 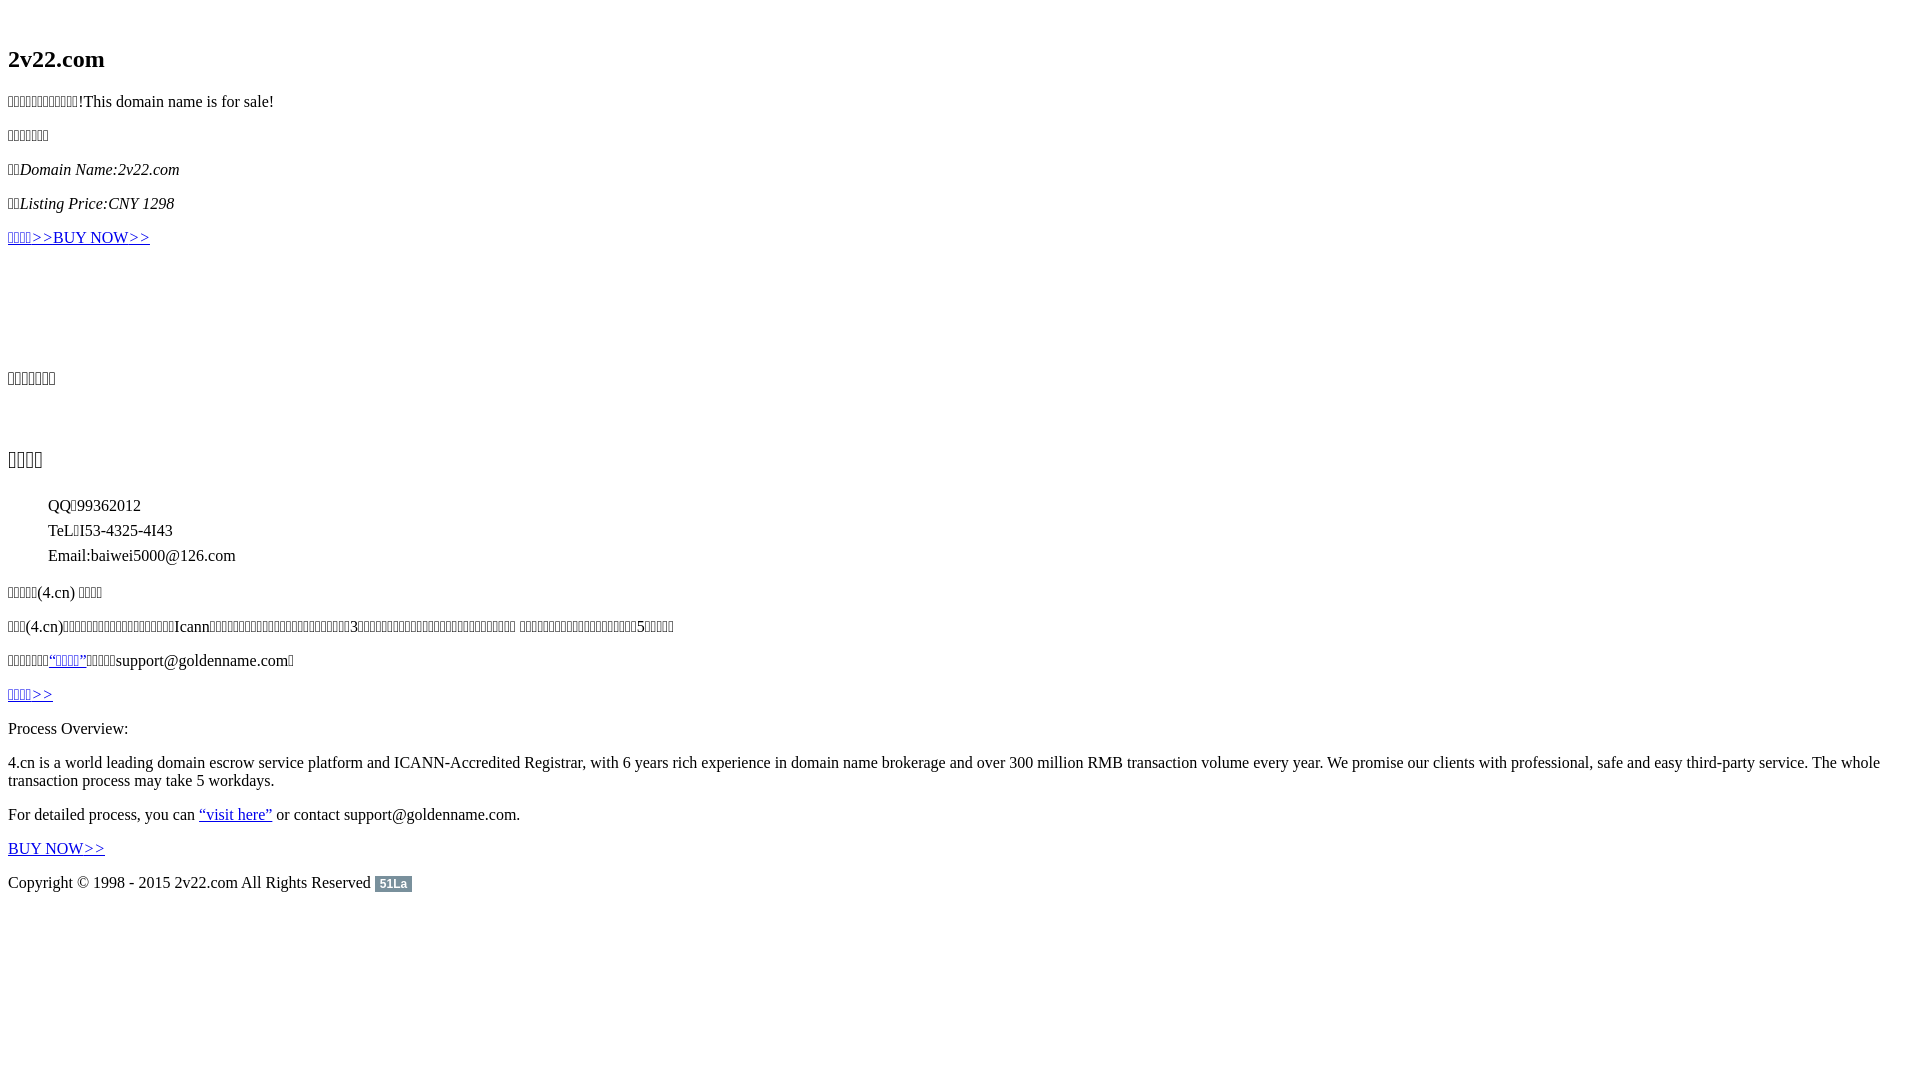 I want to click on 'BUY NOW>>', so click(x=100, y=237).